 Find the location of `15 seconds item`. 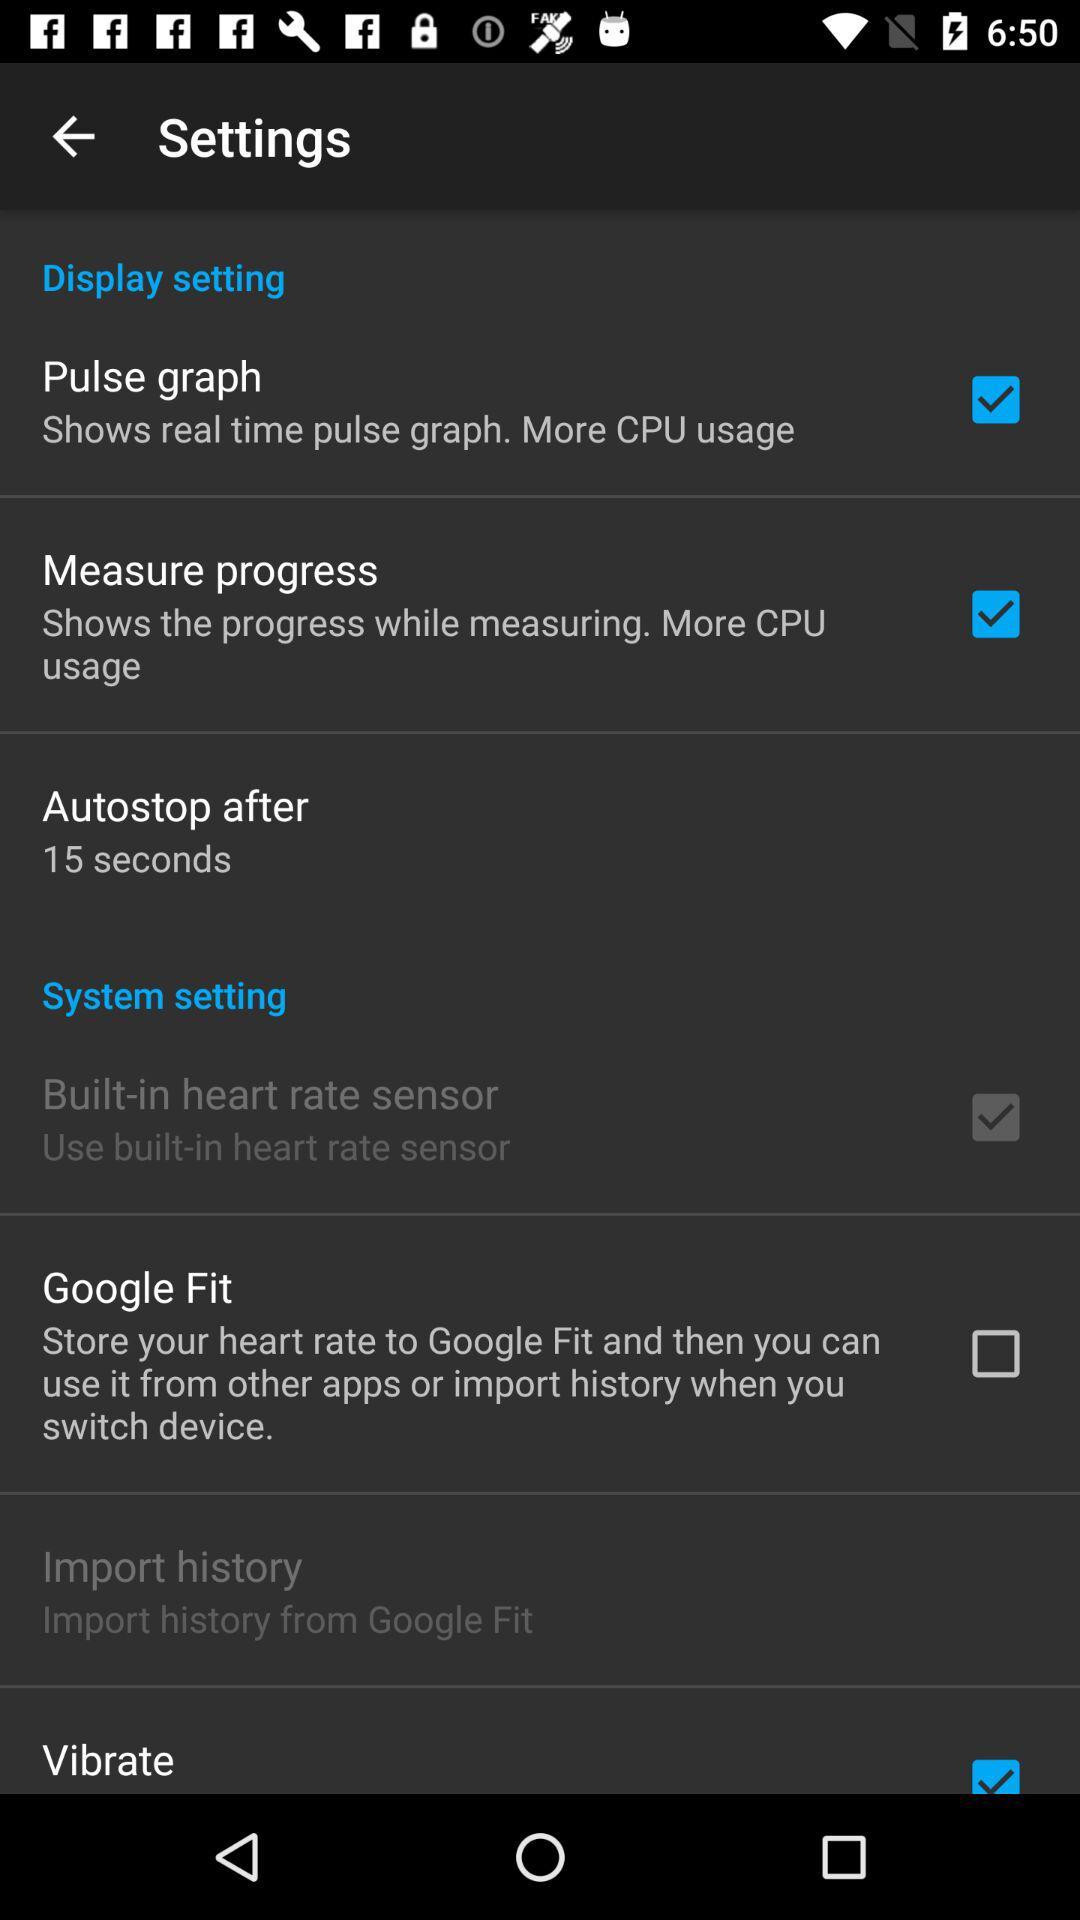

15 seconds item is located at coordinates (135, 858).